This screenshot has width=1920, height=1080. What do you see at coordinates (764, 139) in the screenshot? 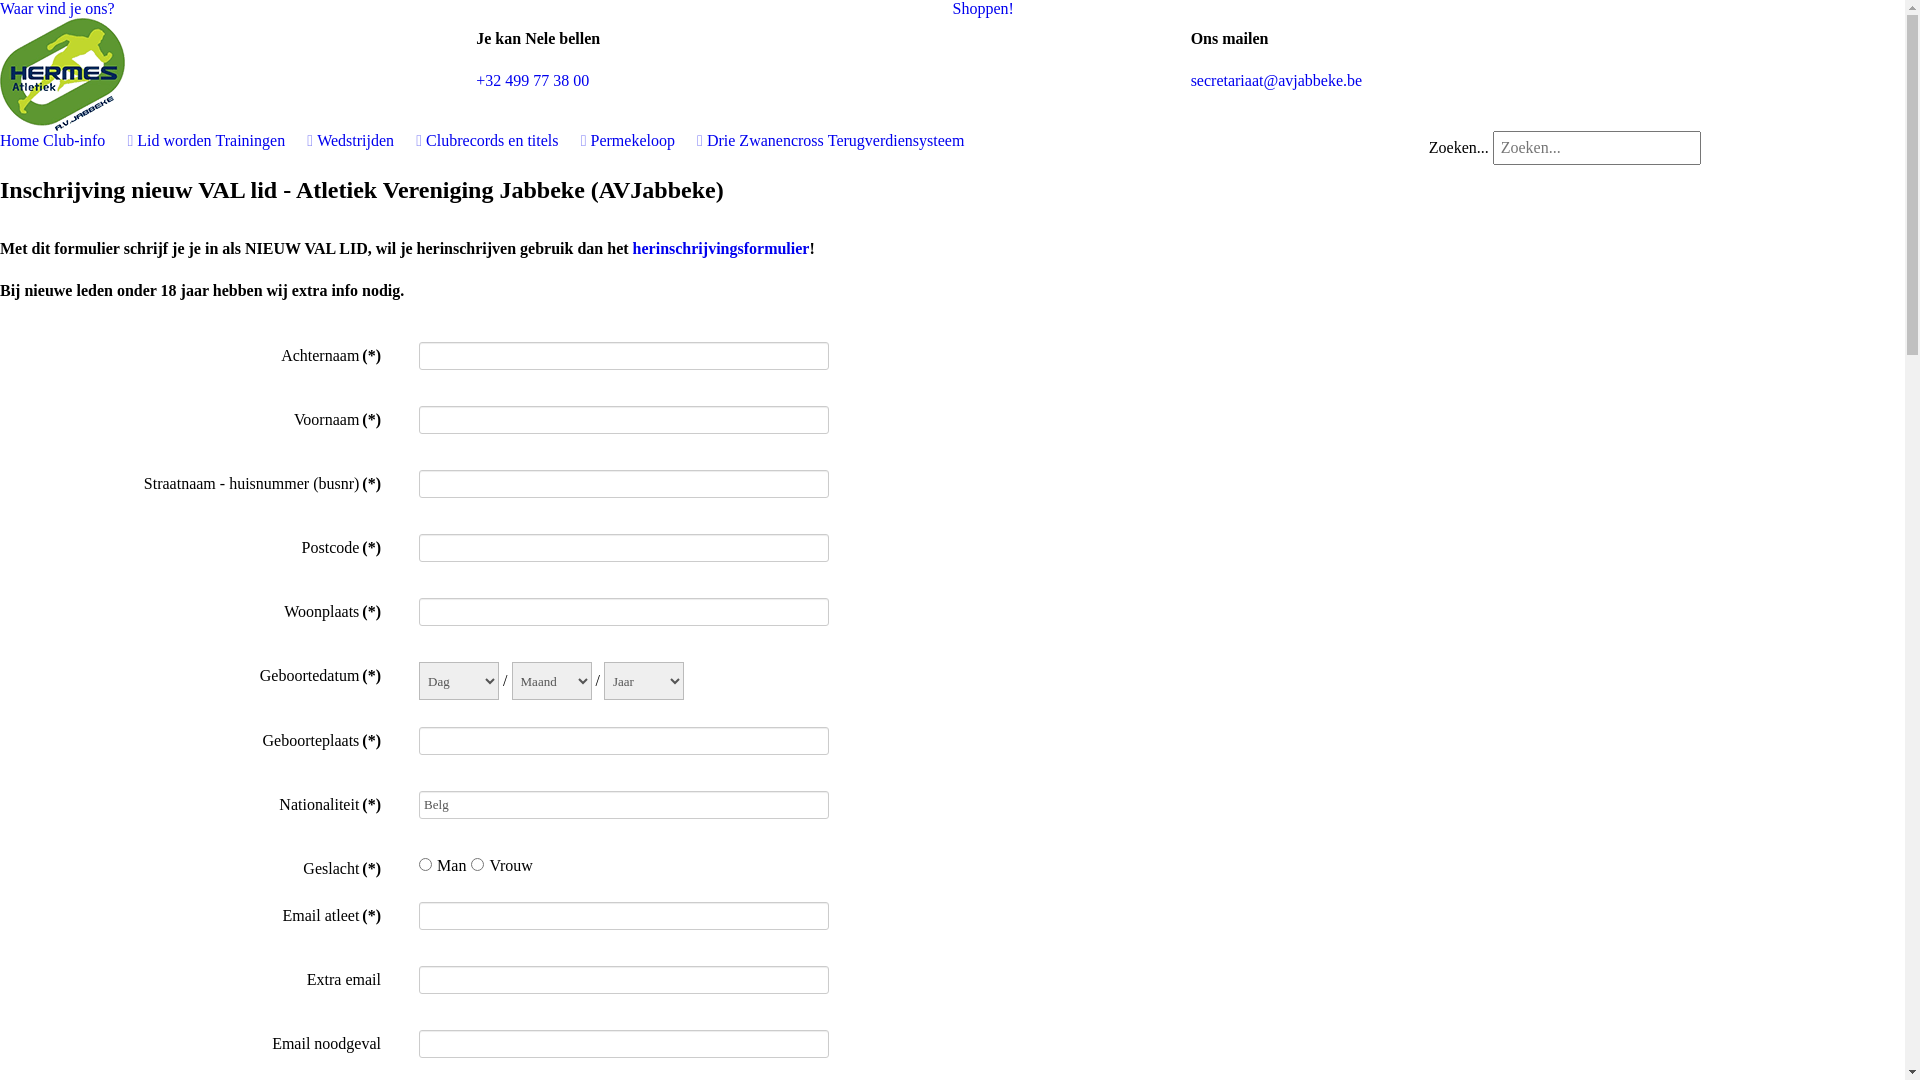
I see `'Drie Zwanencross'` at bounding box center [764, 139].